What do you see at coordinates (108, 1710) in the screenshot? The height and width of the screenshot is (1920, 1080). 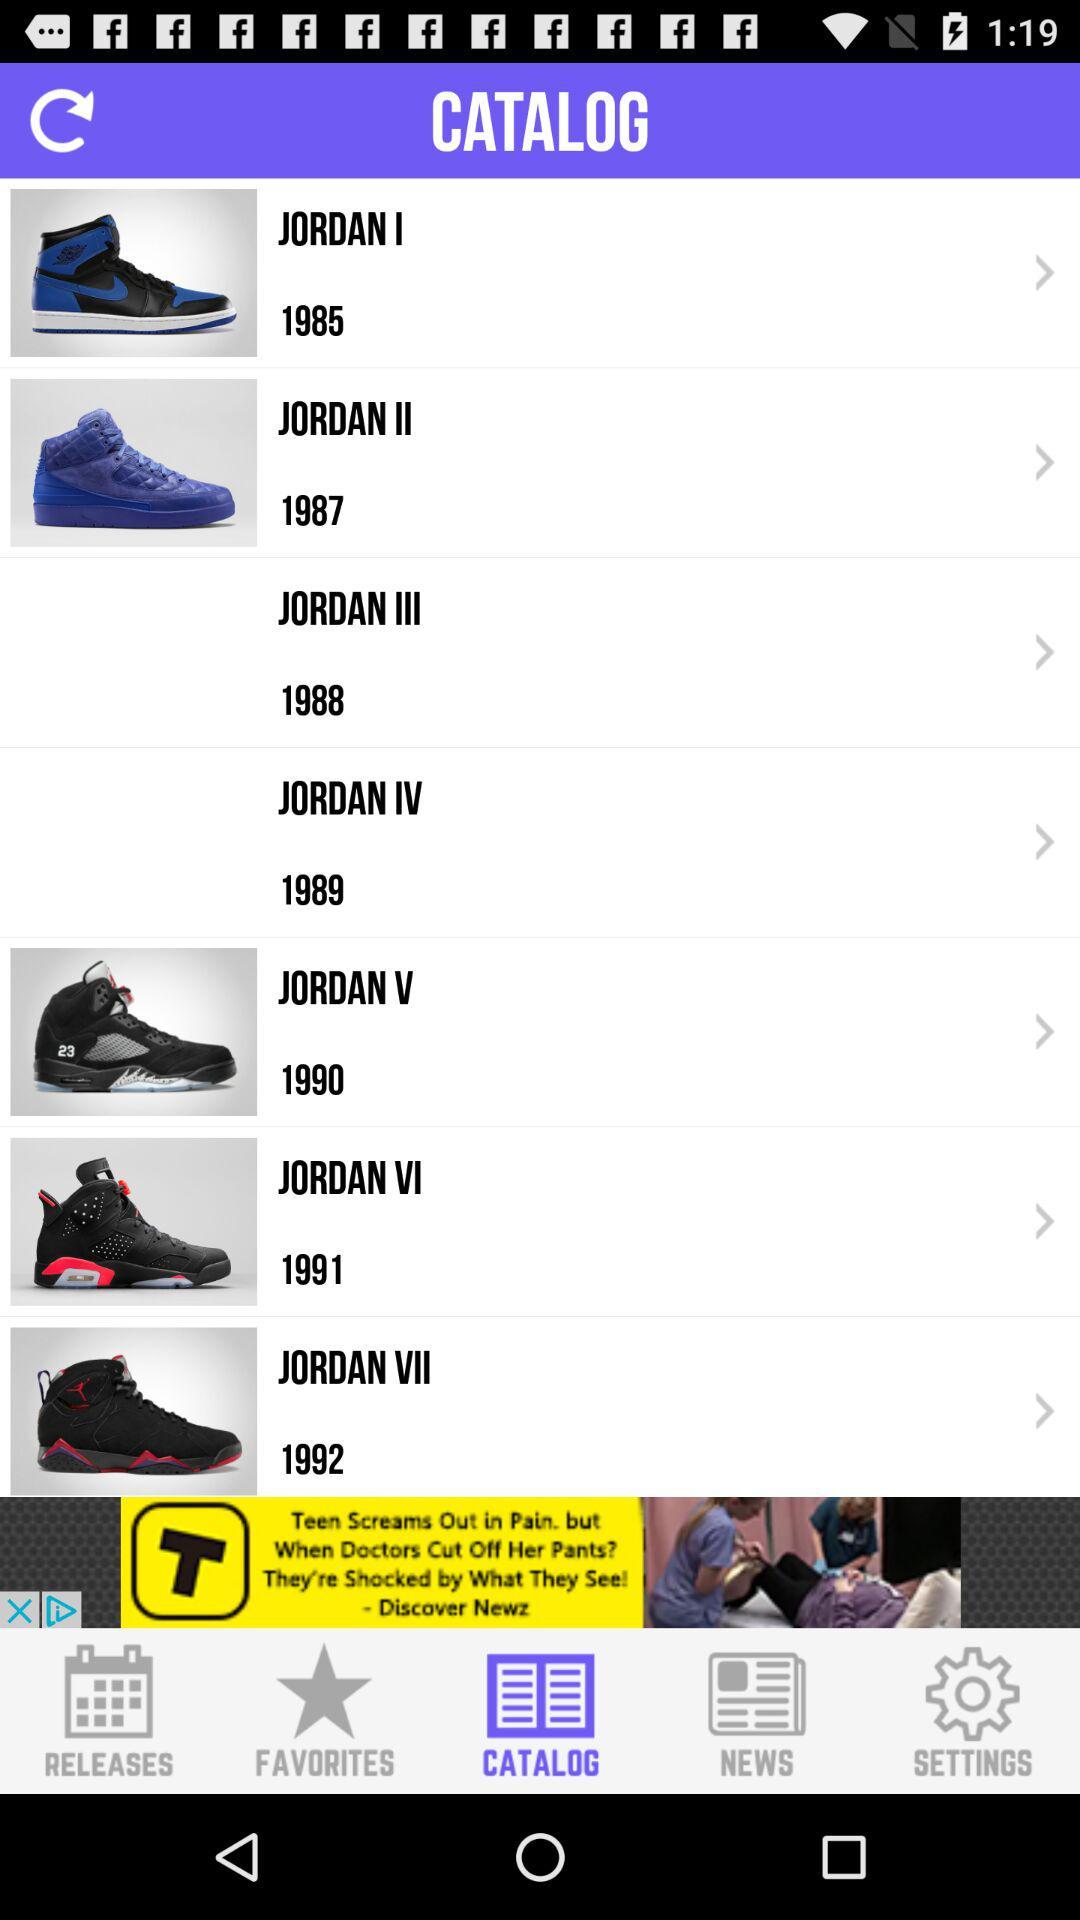 I see `releases` at bounding box center [108, 1710].